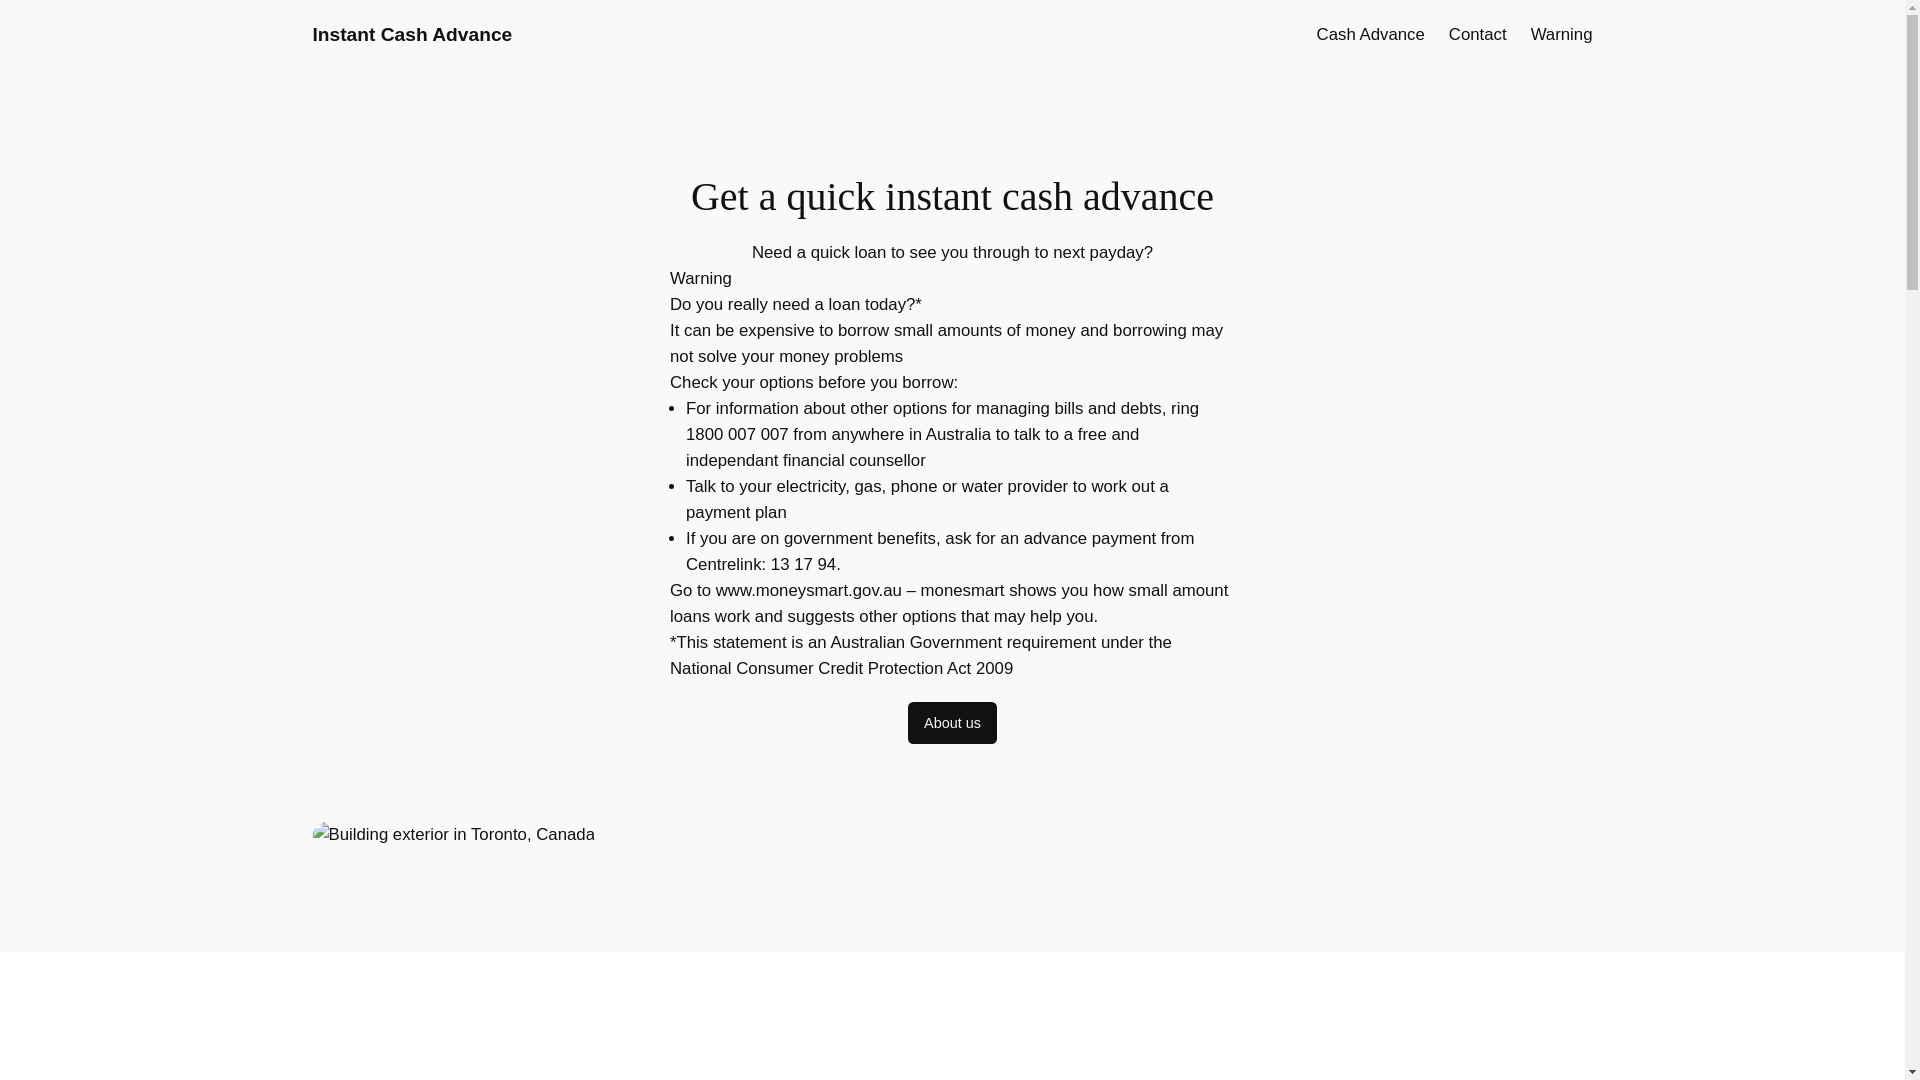 Image resolution: width=1920 pixels, height=1080 pixels. What do you see at coordinates (1370, 34) in the screenshot?
I see `'Cash Advance'` at bounding box center [1370, 34].